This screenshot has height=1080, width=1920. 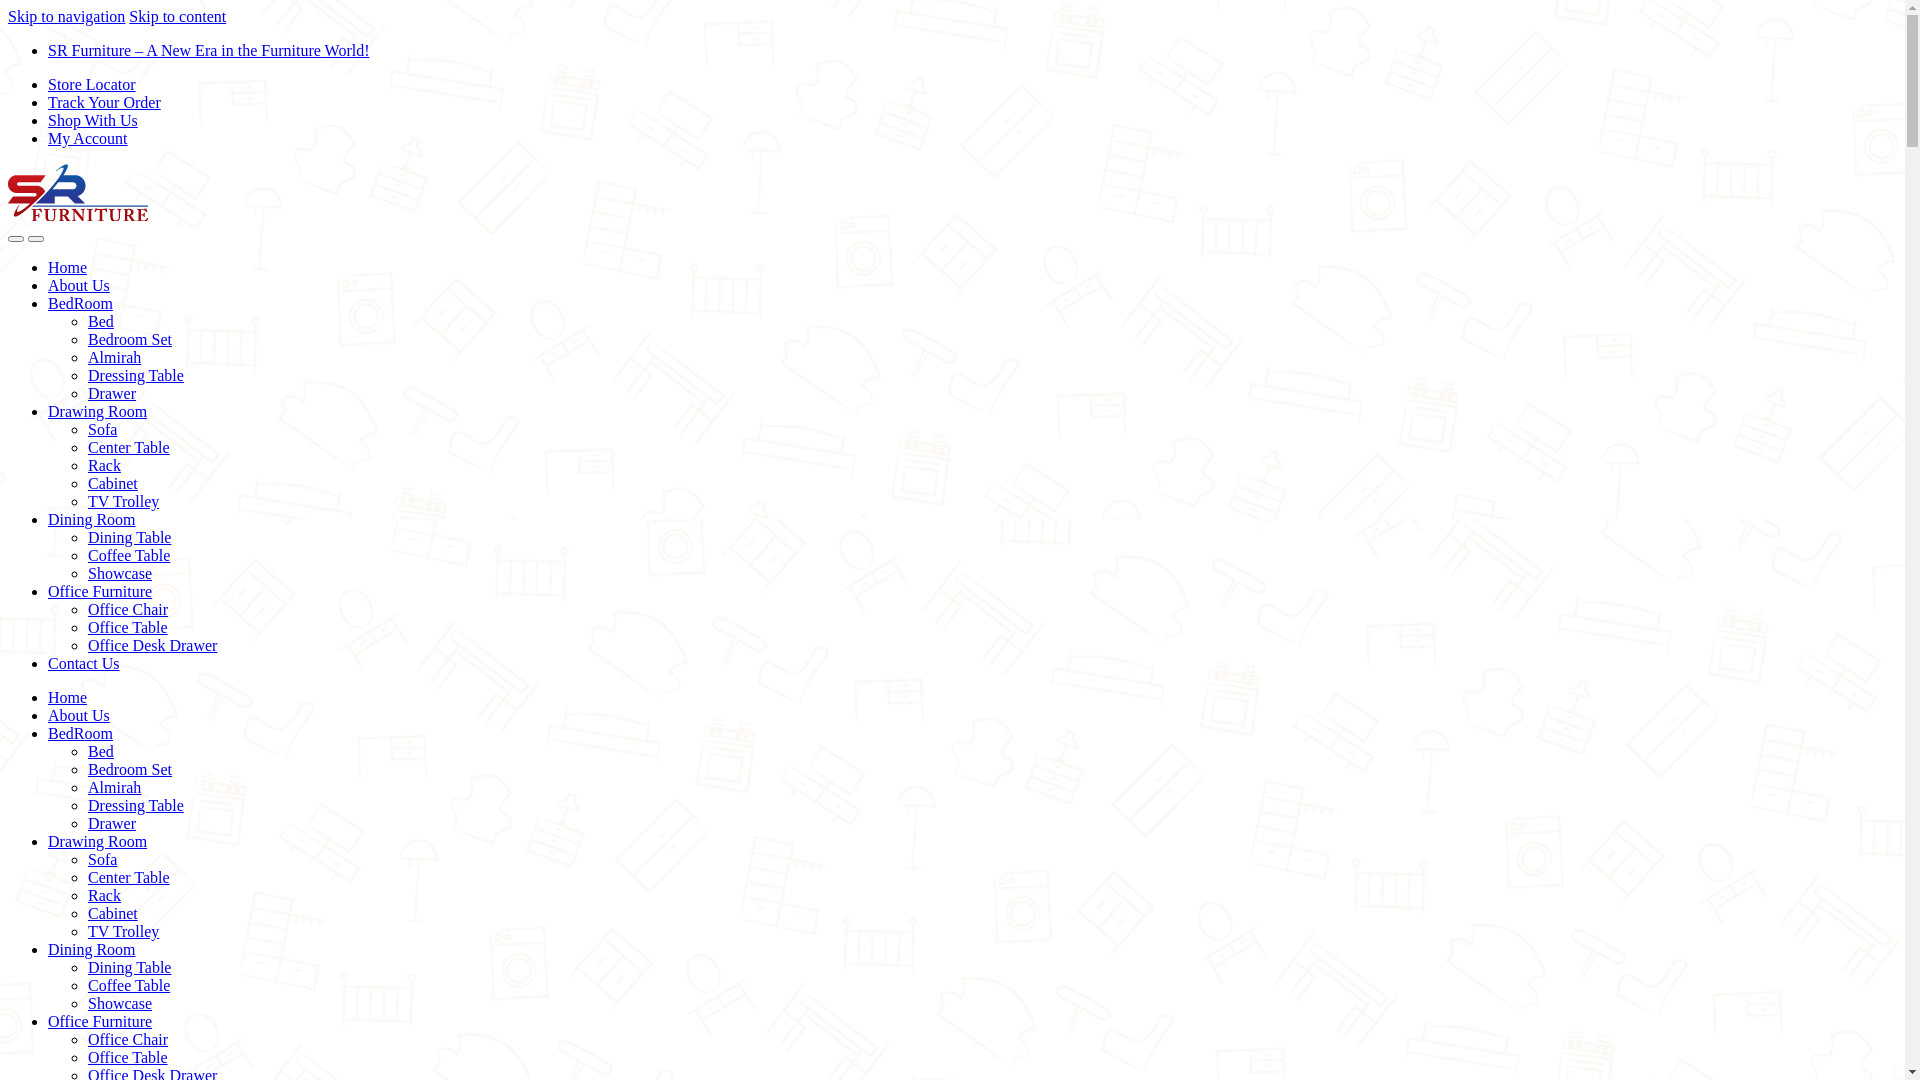 I want to click on 'Office Chair', so click(x=127, y=608).